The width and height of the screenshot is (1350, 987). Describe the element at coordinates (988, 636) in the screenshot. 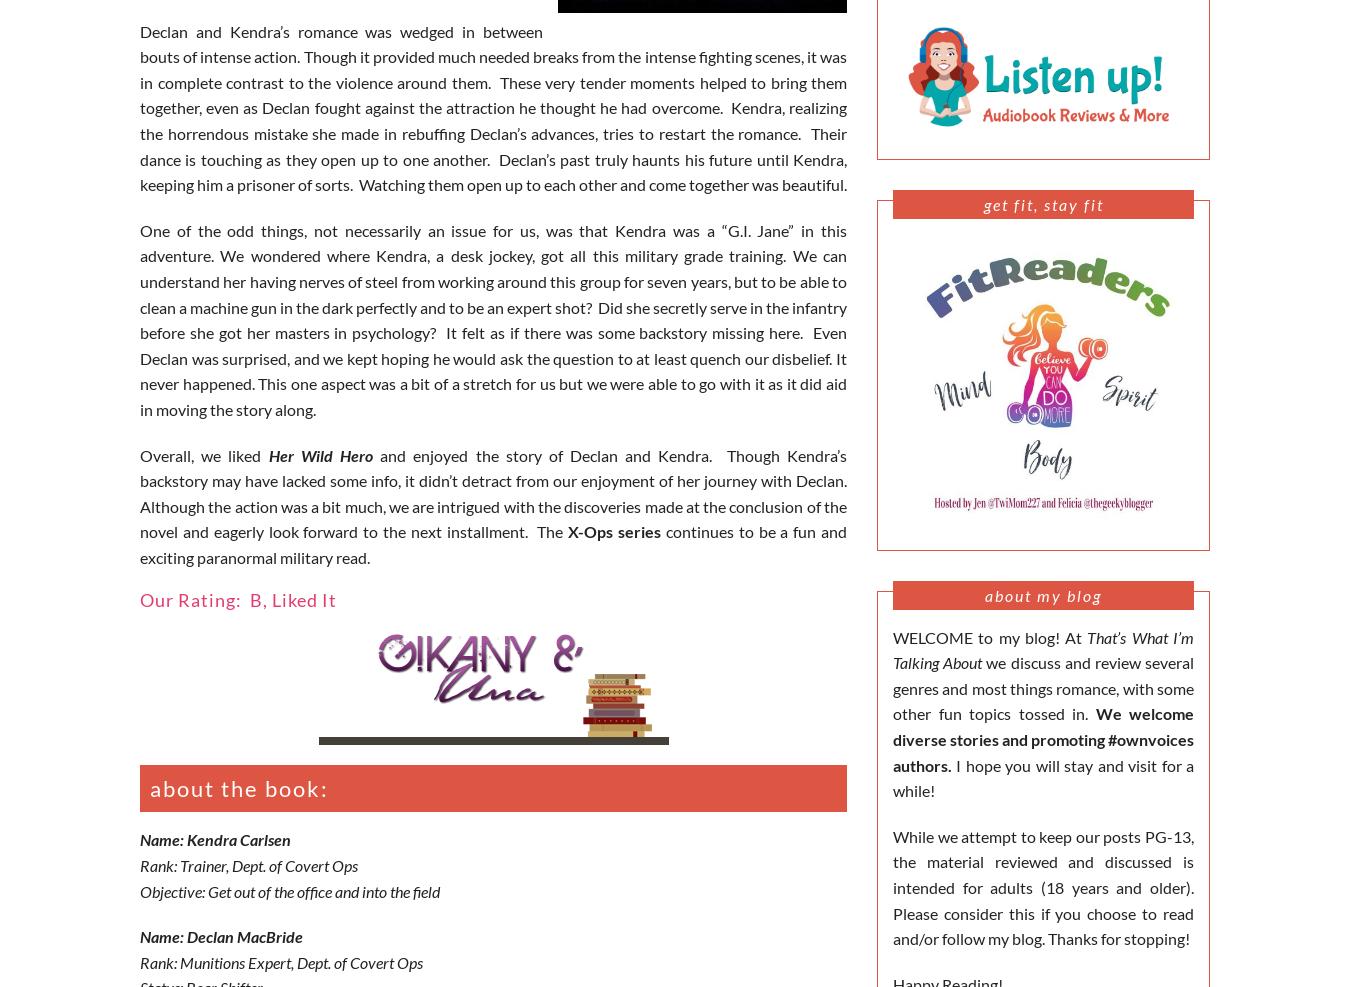

I see `'WELCOME to my blog! At'` at that location.